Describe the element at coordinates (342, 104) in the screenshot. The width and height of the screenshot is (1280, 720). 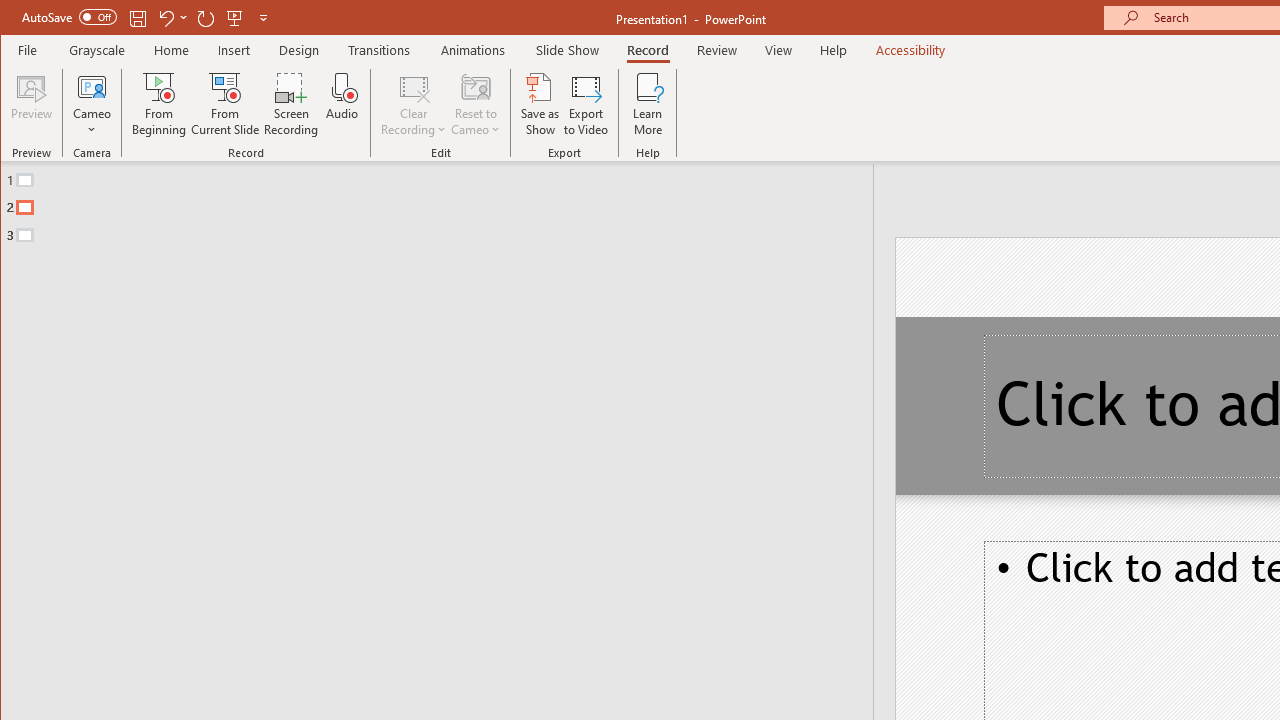
I see `'Audio'` at that location.